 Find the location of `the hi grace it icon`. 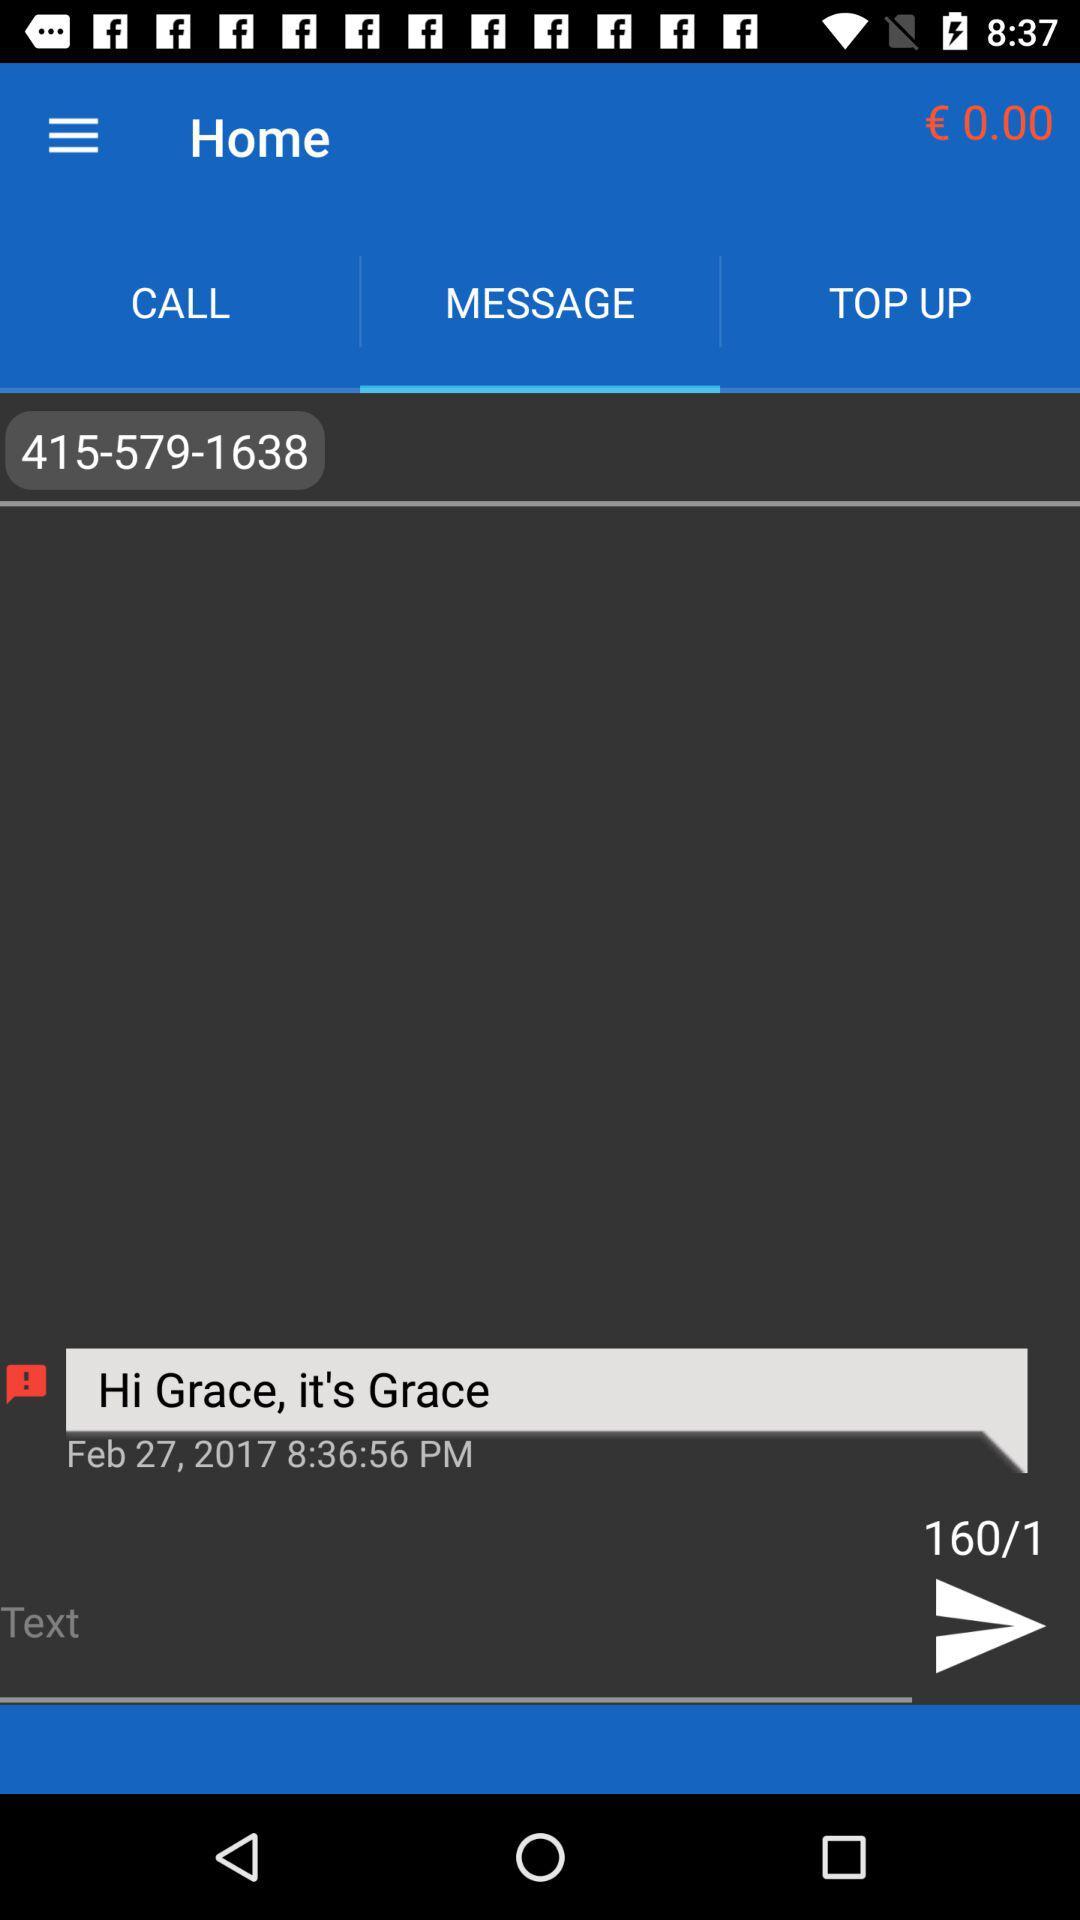

the hi grace it icon is located at coordinates (546, 1409).